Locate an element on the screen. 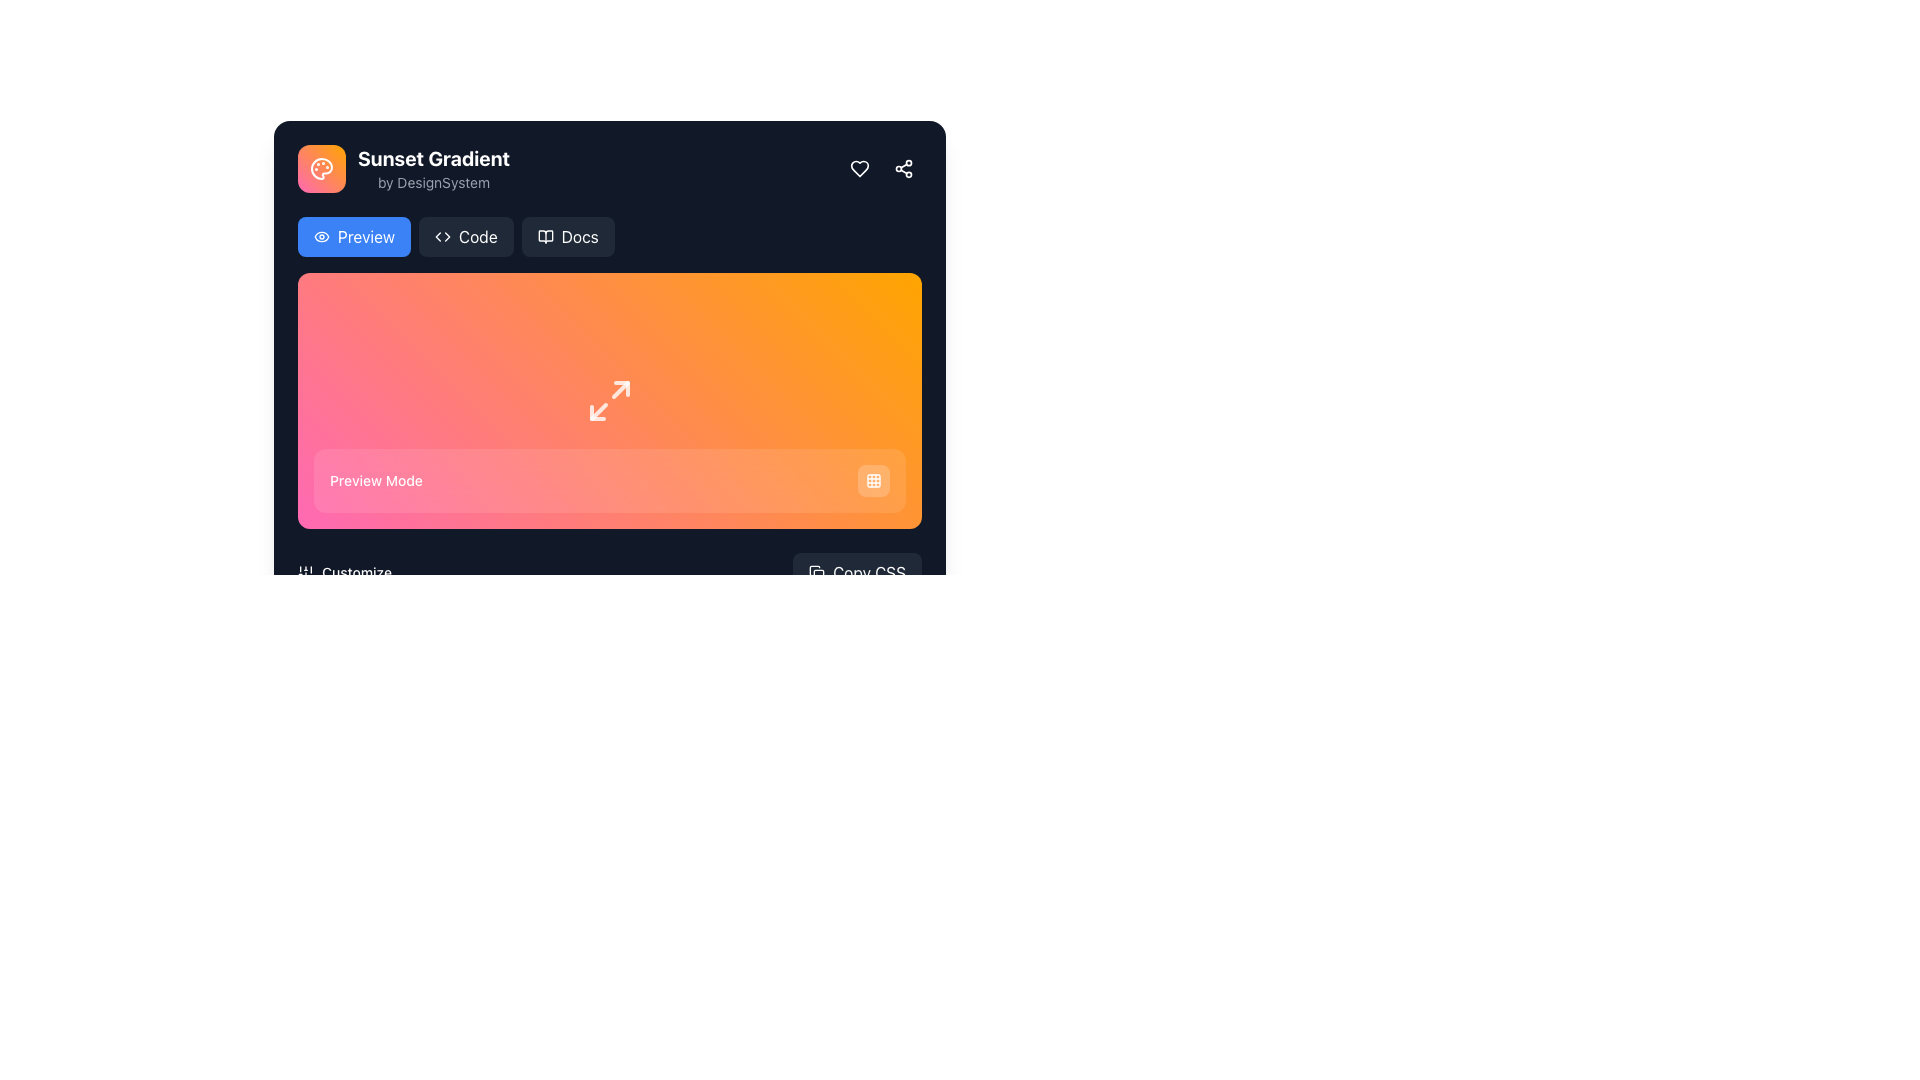 The image size is (1920, 1080). the 'Customize' button with the icon of vertical sliders is located at coordinates (345, 573).